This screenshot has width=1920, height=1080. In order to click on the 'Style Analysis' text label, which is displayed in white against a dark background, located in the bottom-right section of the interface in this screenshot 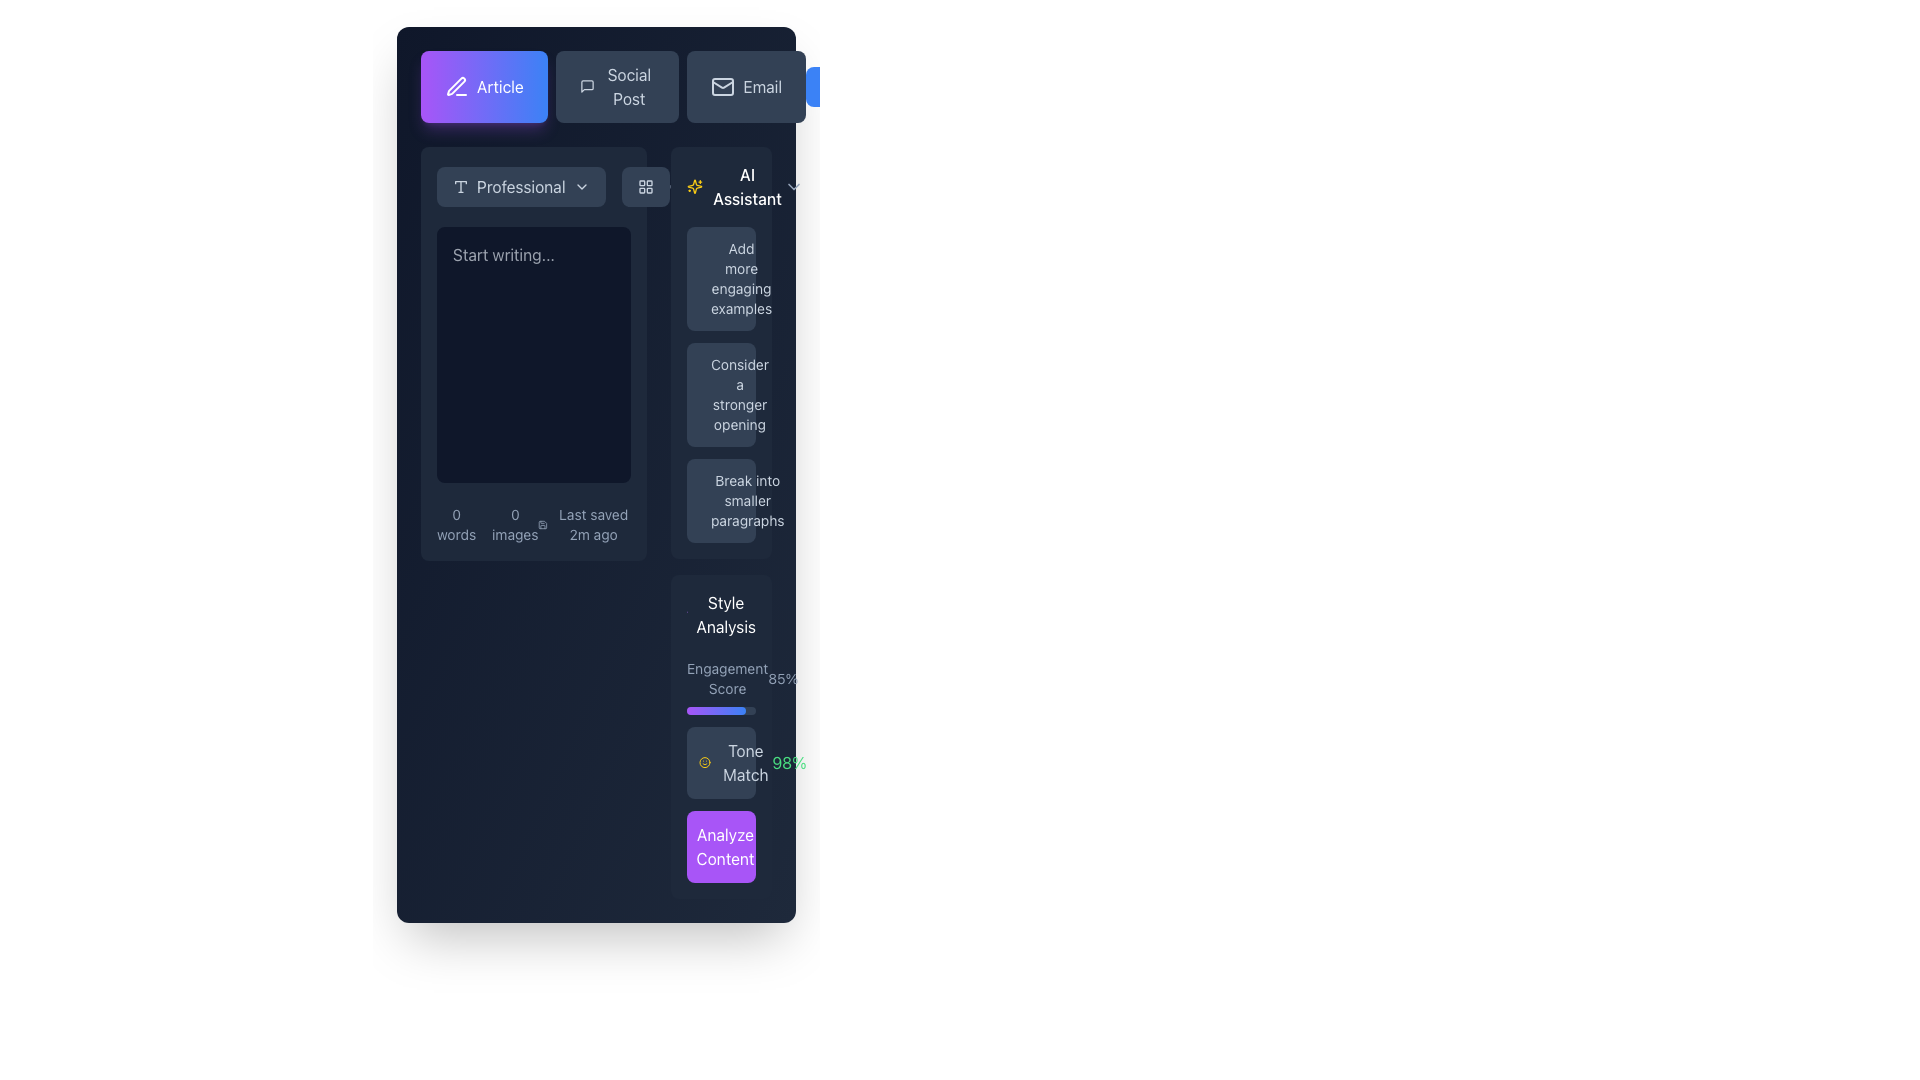, I will do `click(725, 613)`.